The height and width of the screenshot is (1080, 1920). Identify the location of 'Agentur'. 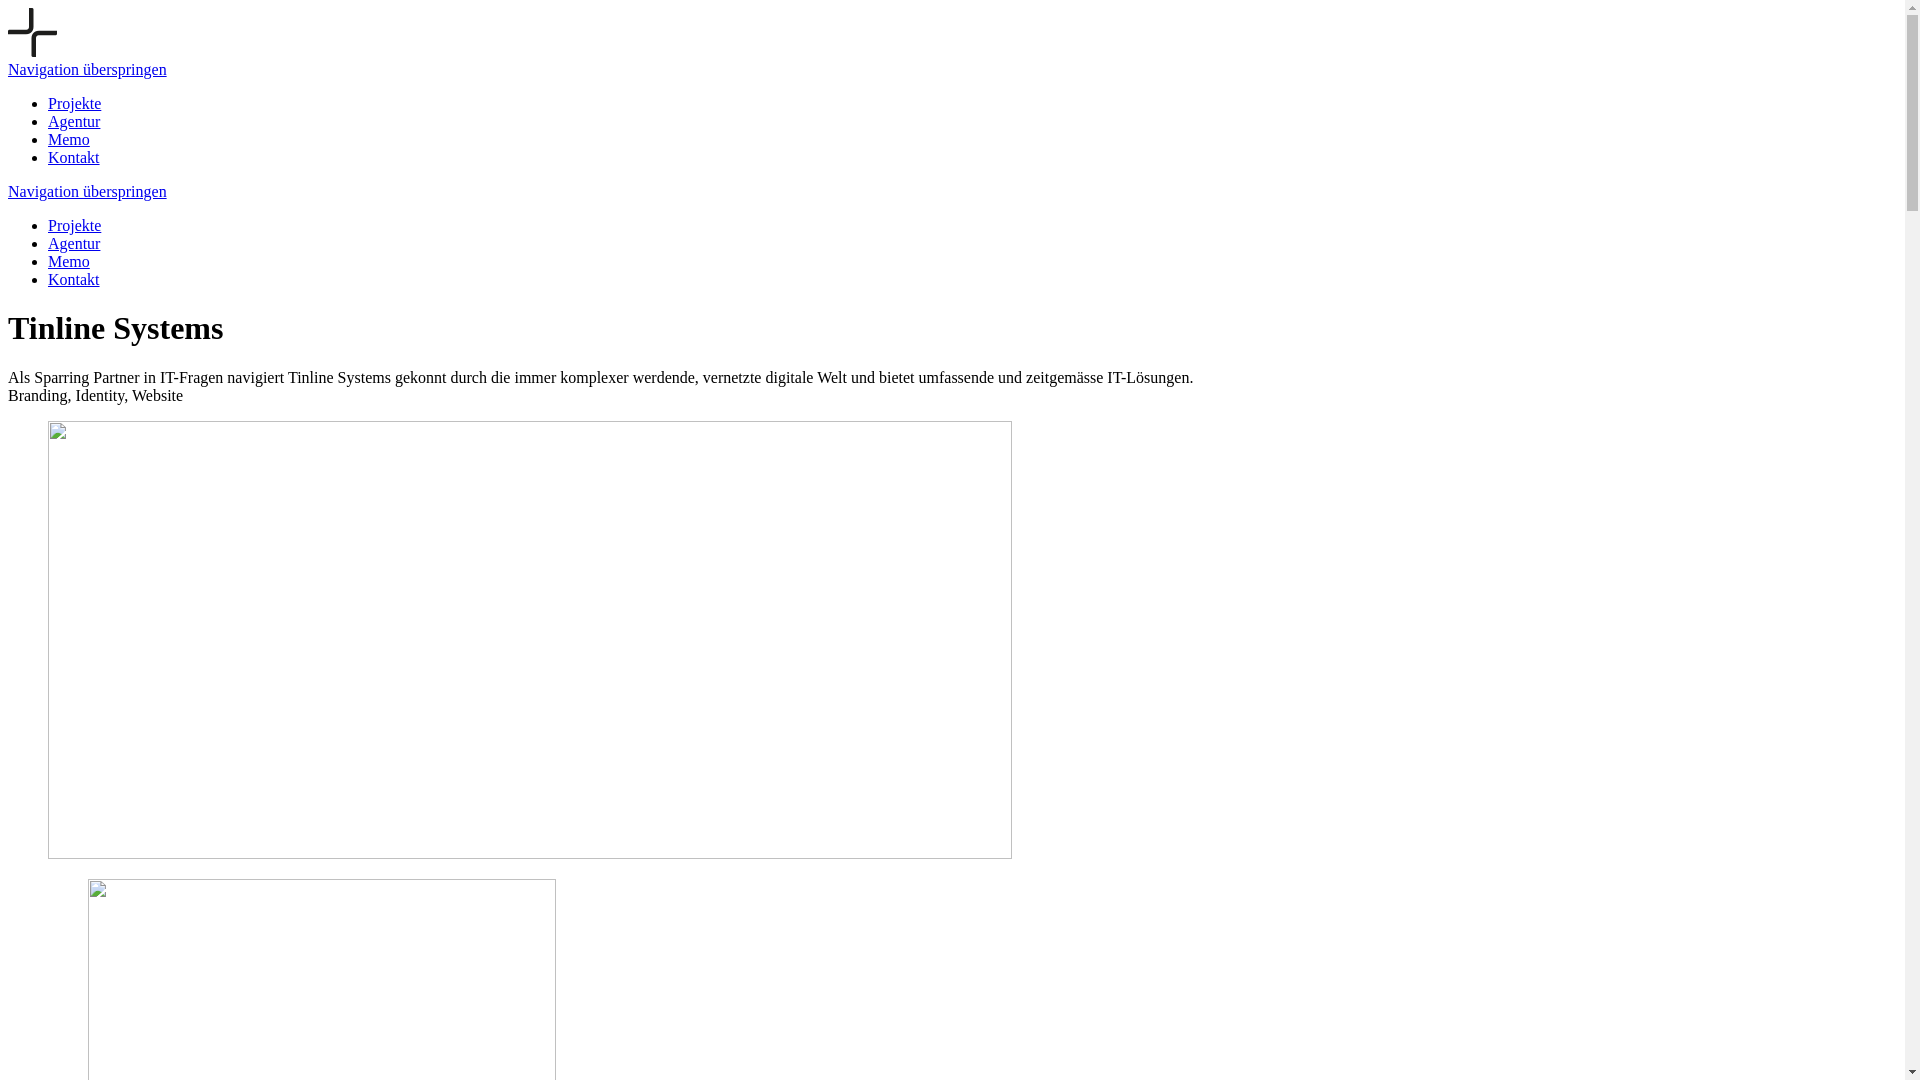
(73, 121).